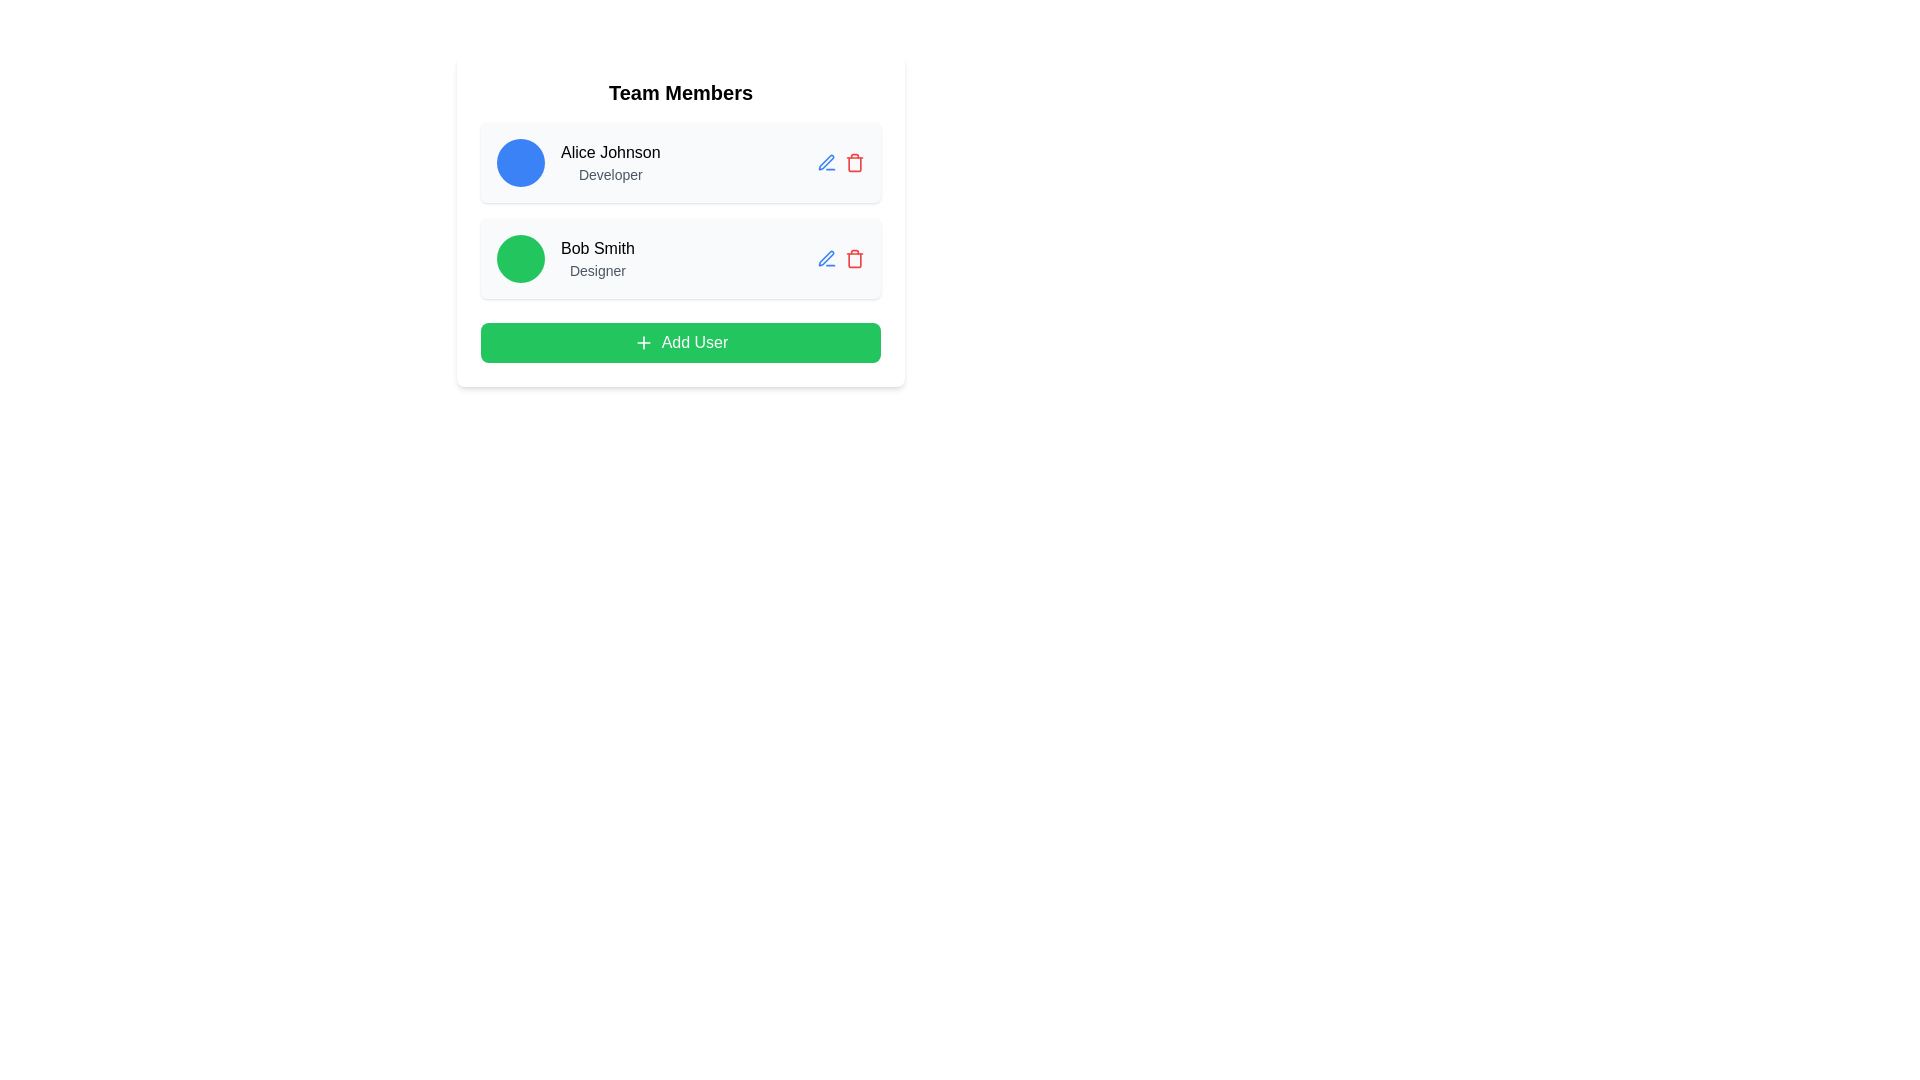 The image size is (1920, 1080). I want to click on the text label identifying the team member 'Alice Johnson', so click(609, 152).